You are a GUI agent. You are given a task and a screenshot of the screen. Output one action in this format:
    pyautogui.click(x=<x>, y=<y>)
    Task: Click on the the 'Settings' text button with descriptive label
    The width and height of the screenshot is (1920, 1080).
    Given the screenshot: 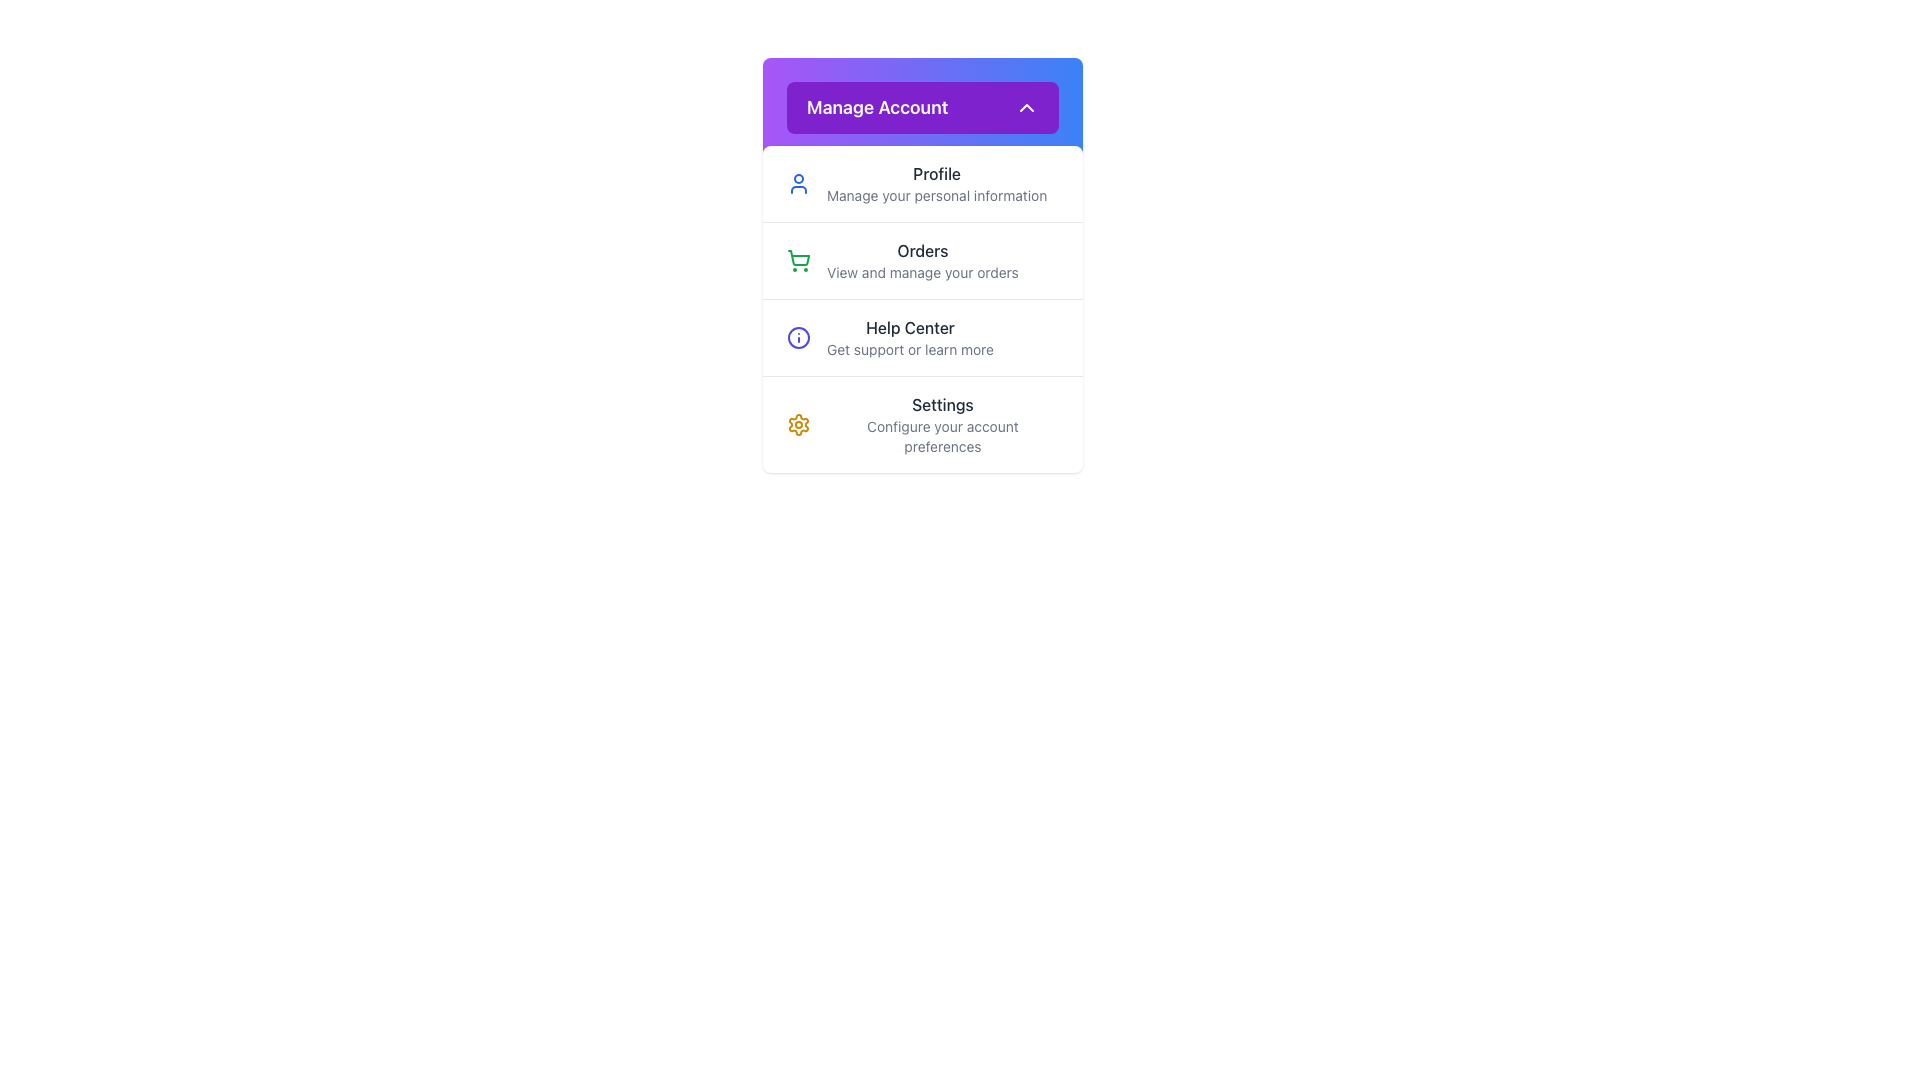 What is the action you would take?
    pyautogui.click(x=941, y=423)
    